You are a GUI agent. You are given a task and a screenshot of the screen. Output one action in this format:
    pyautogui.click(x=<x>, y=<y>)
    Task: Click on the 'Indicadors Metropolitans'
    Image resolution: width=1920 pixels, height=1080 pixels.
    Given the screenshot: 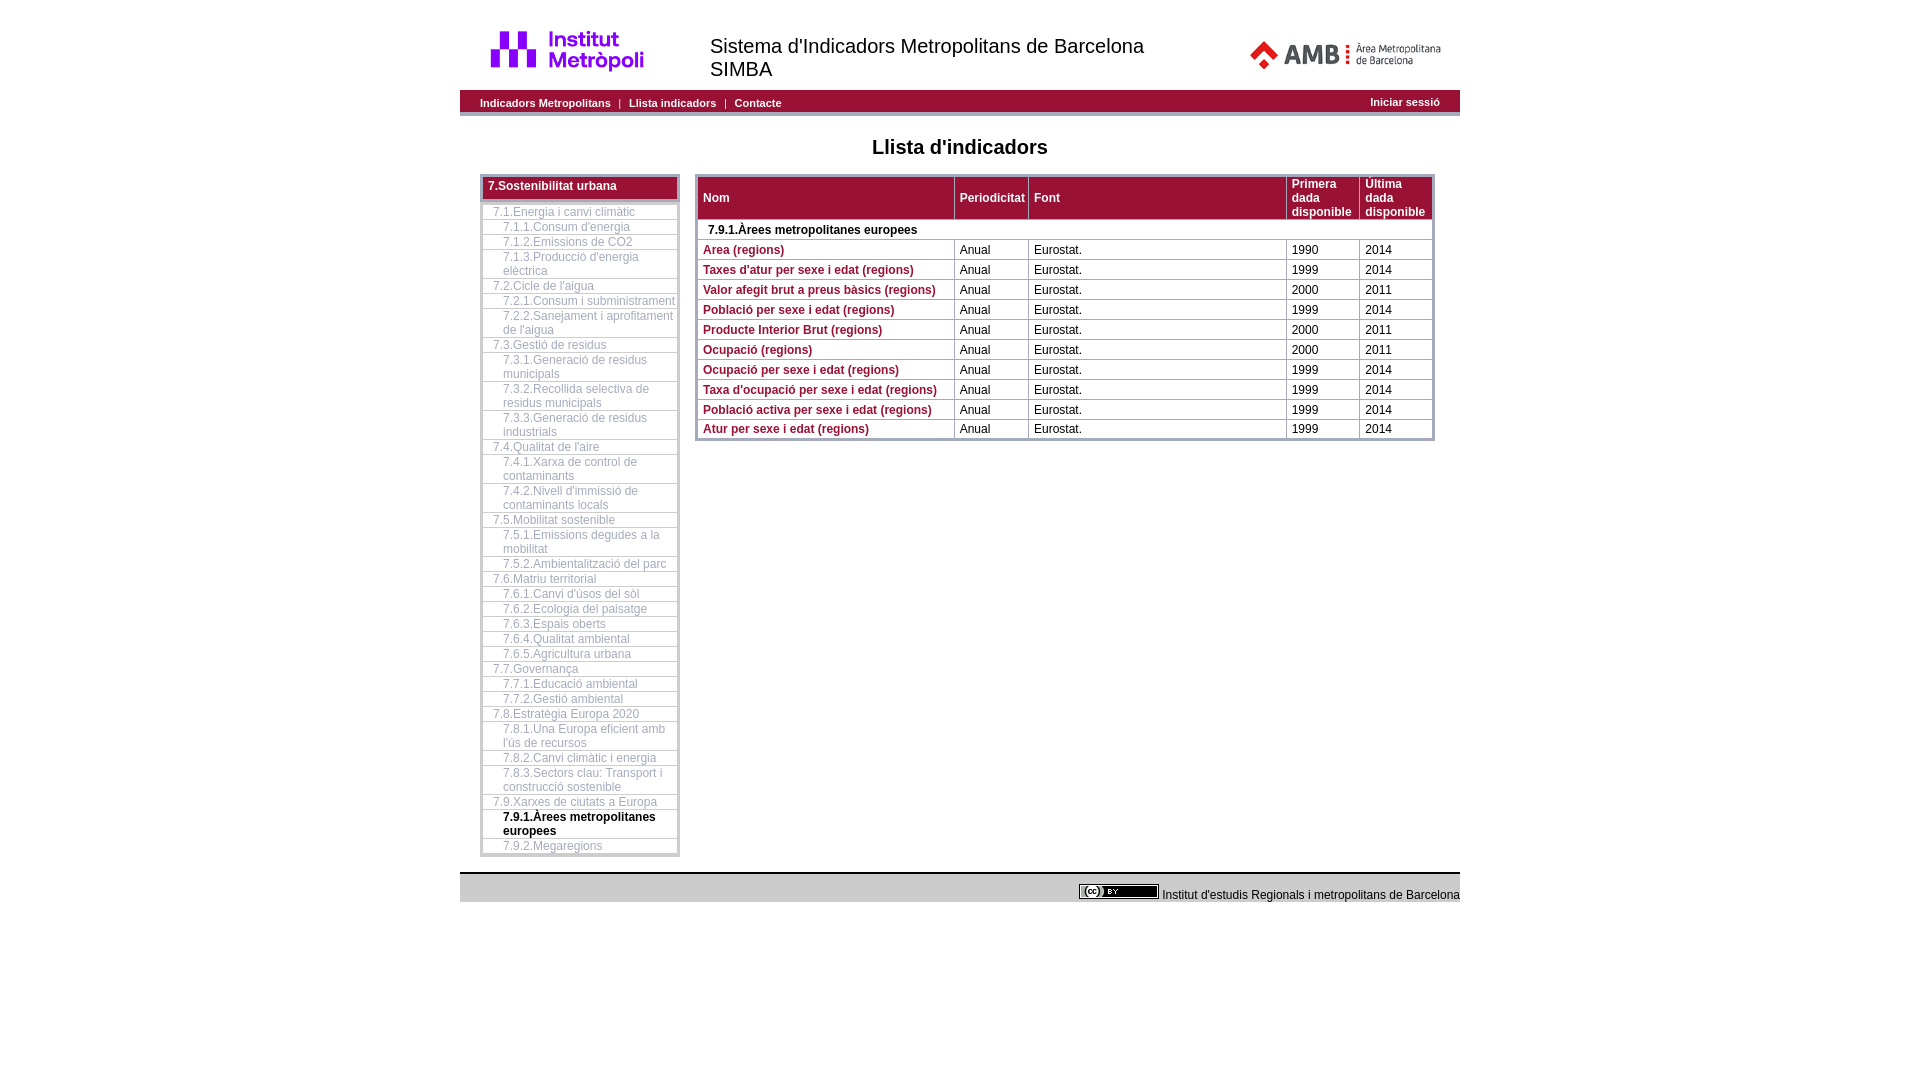 What is the action you would take?
    pyautogui.click(x=545, y=101)
    